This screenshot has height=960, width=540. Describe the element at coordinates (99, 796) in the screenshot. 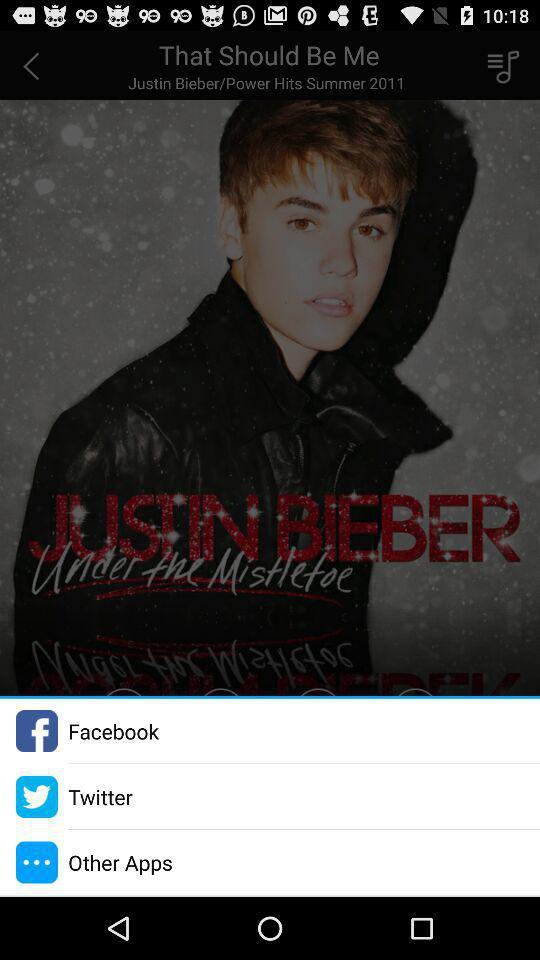

I see `the twitter item` at that location.